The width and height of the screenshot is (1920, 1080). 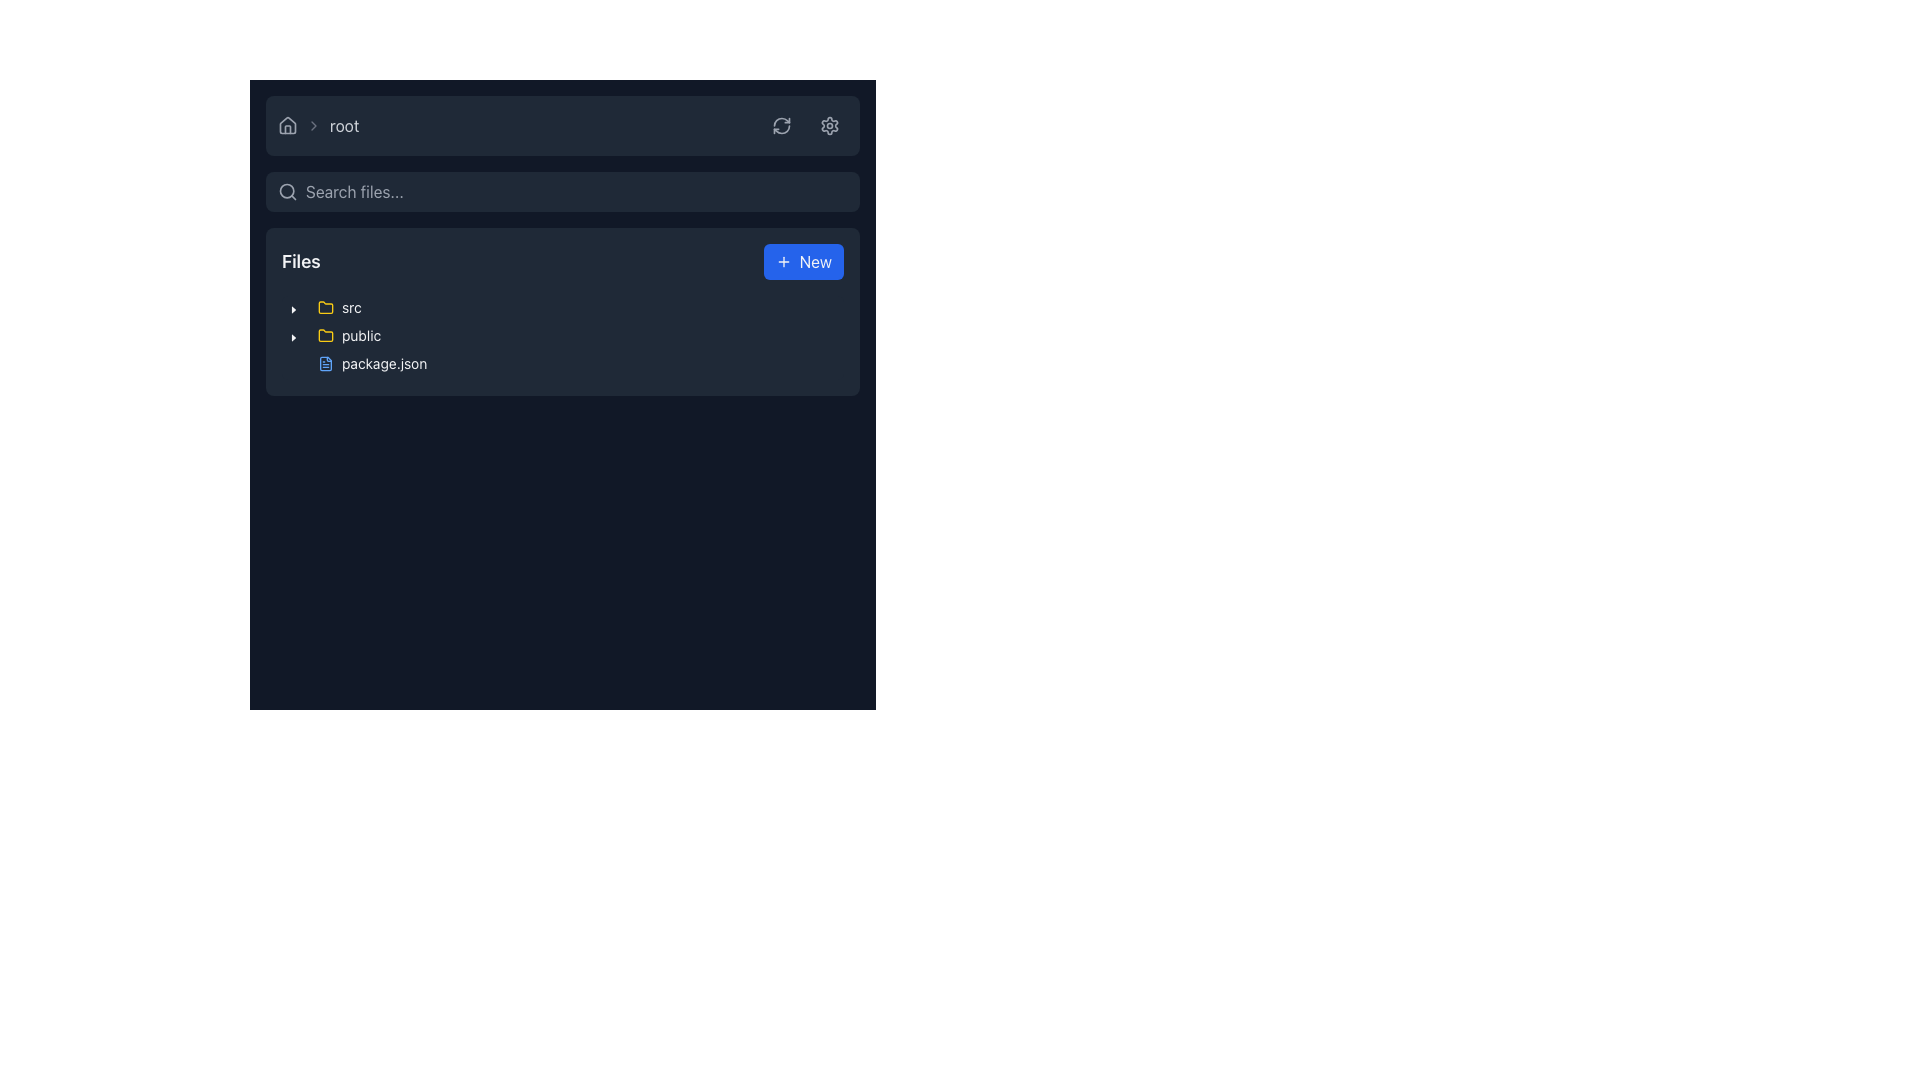 What do you see at coordinates (326, 308) in the screenshot?
I see `the disclosure triangle icon next to the 'src' folder in the file explorer` at bounding box center [326, 308].